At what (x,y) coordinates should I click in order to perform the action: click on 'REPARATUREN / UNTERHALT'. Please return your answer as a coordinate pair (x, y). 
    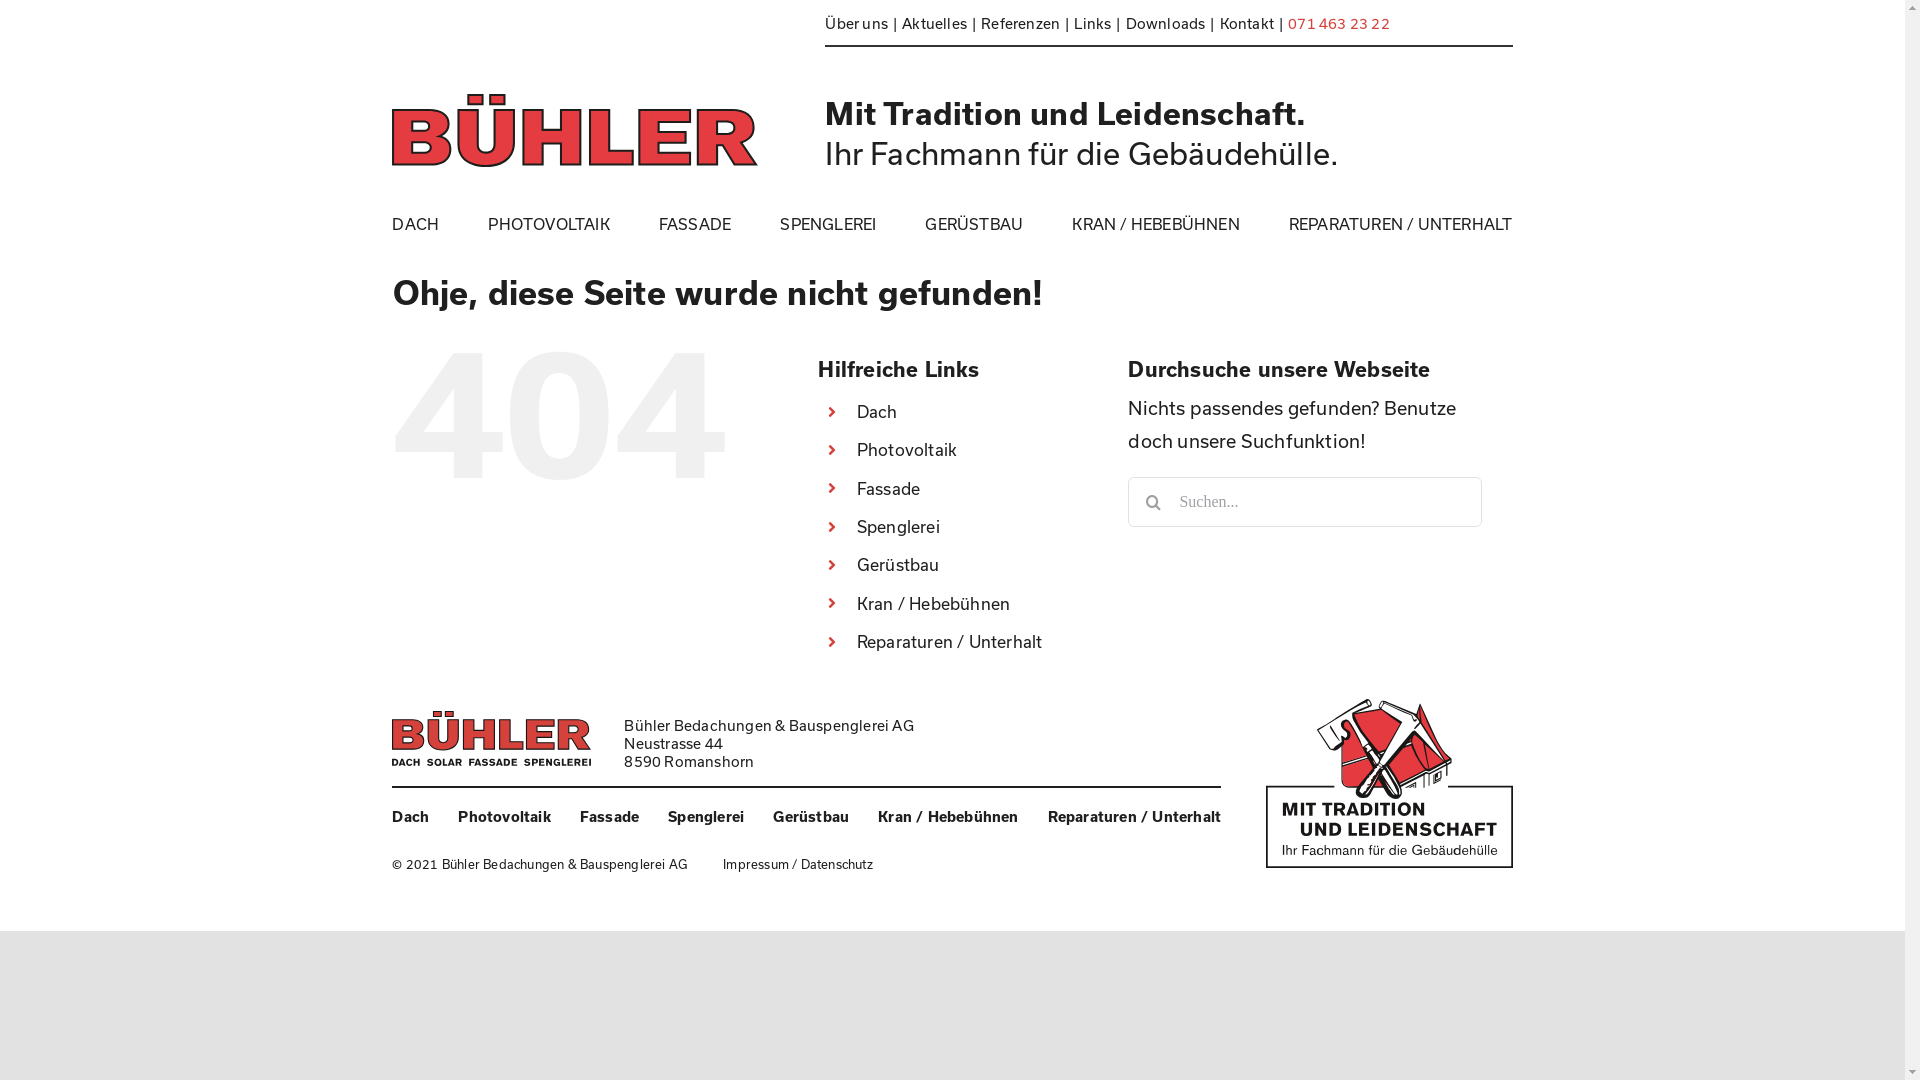
    Looking at the image, I should click on (1400, 223).